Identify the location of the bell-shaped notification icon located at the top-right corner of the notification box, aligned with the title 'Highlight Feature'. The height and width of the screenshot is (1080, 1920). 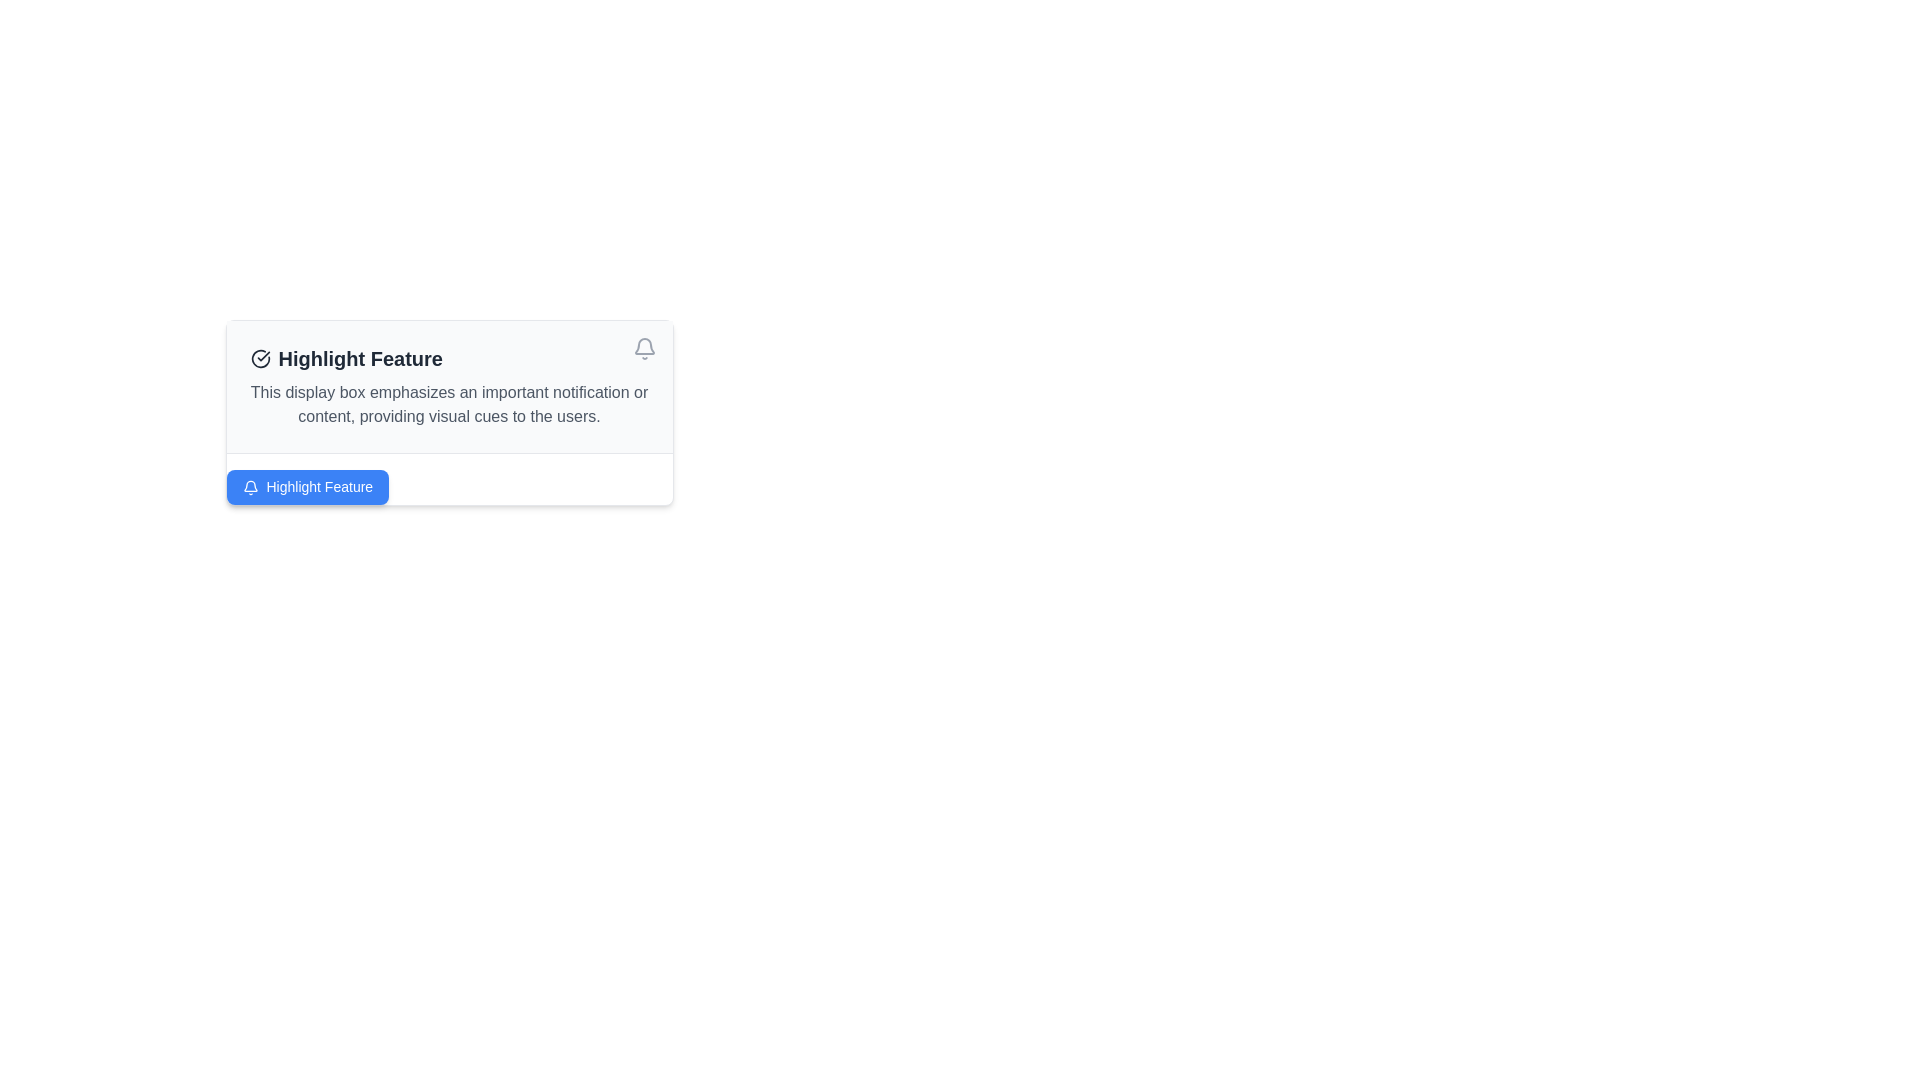
(644, 347).